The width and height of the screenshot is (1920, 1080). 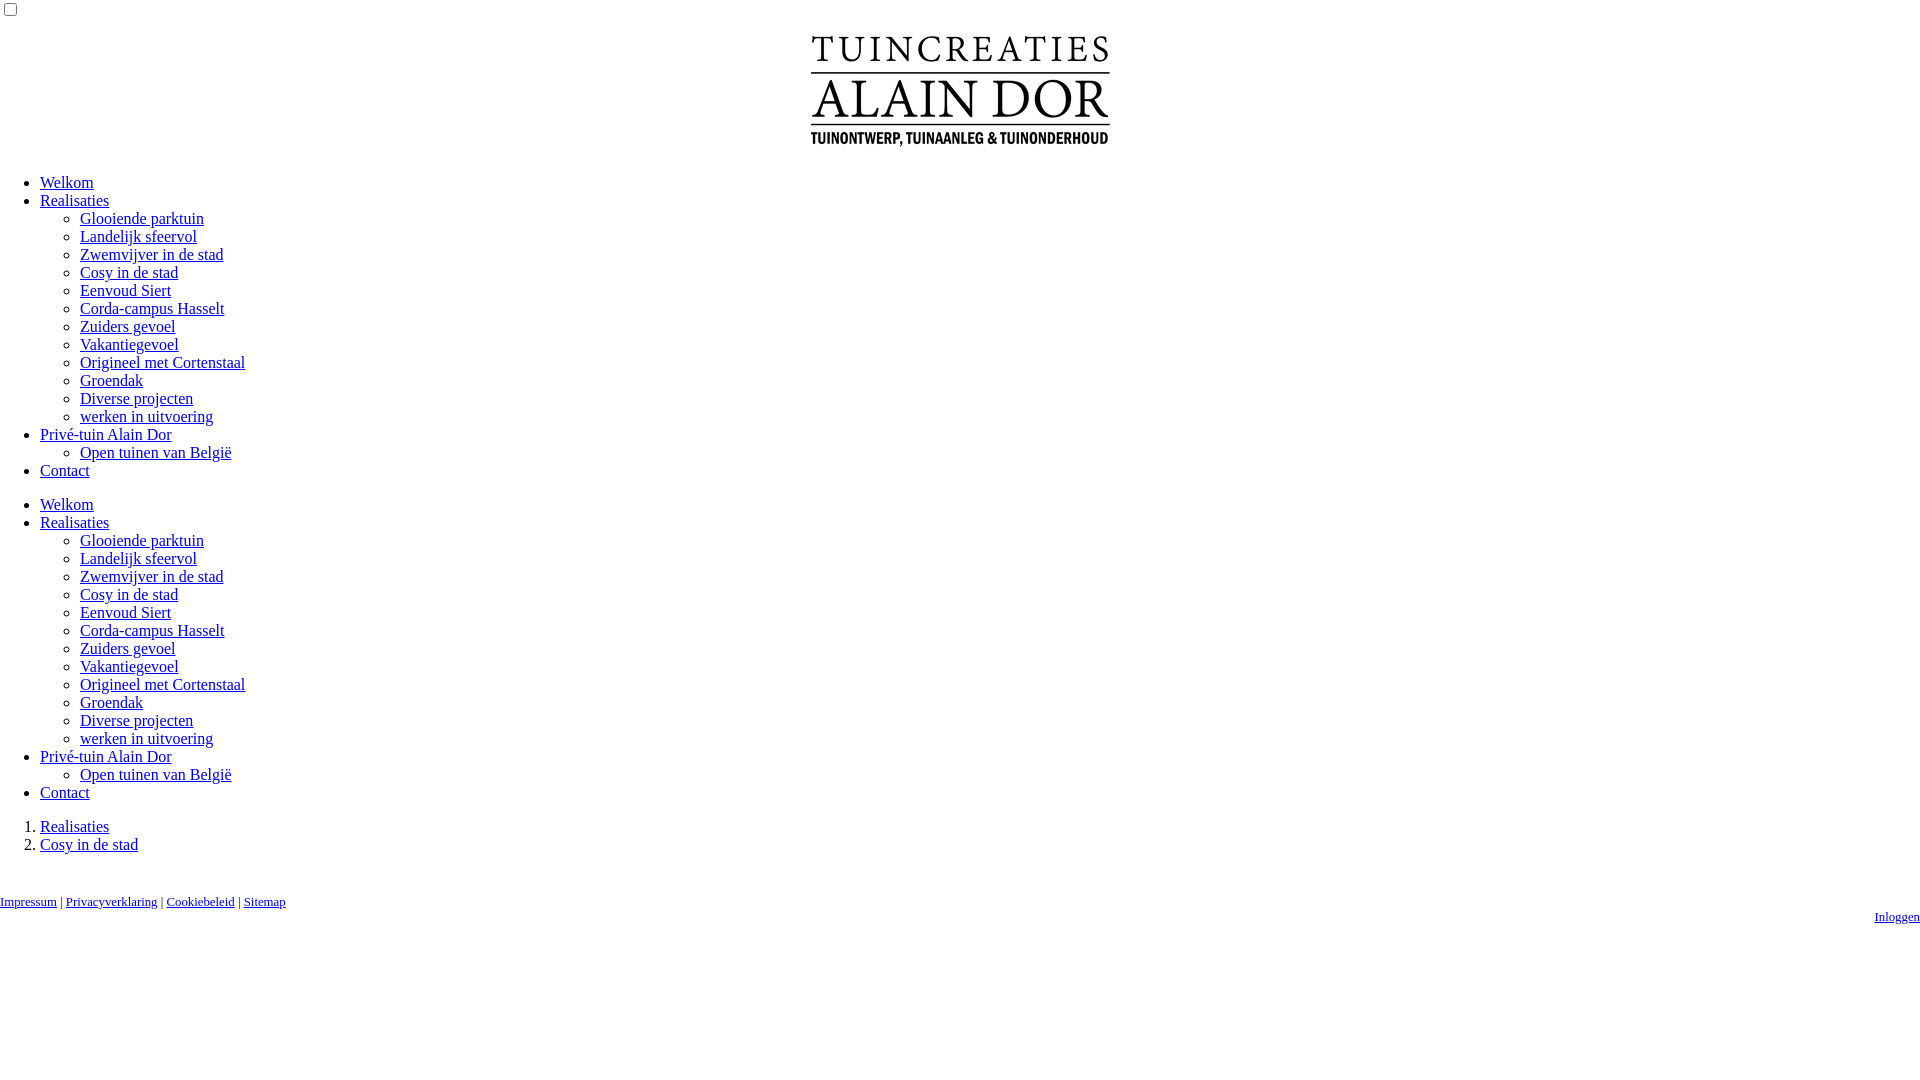 What do you see at coordinates (28, 902) in the screenshot?
I see `'Impressum'` at bounding box center [28, 902].